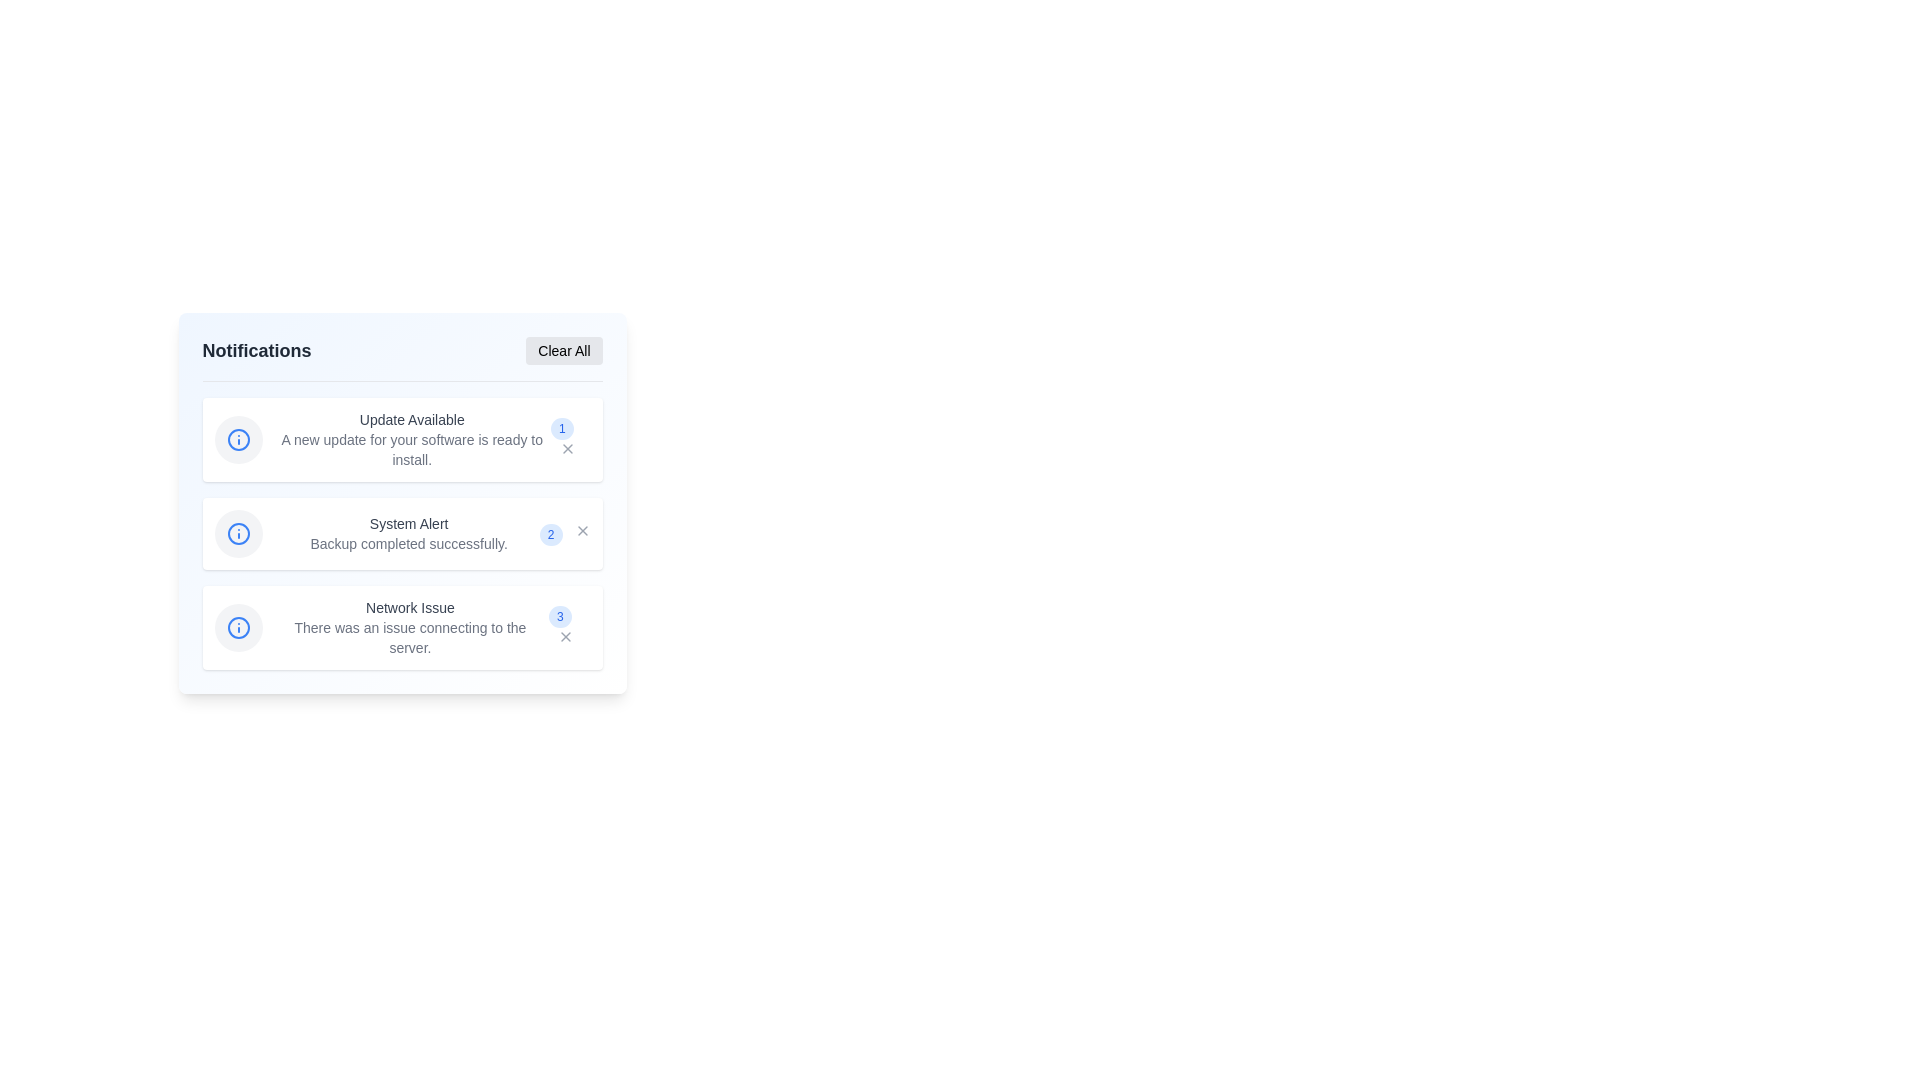 This screenshot has width=1920, height=1080. Describe the element at coordinates (411, 450) in the screenshot. I see `text label that states 'A new update for your software is ready to install.' located beneath the header 'Update Available' in the first notification card` at that location.